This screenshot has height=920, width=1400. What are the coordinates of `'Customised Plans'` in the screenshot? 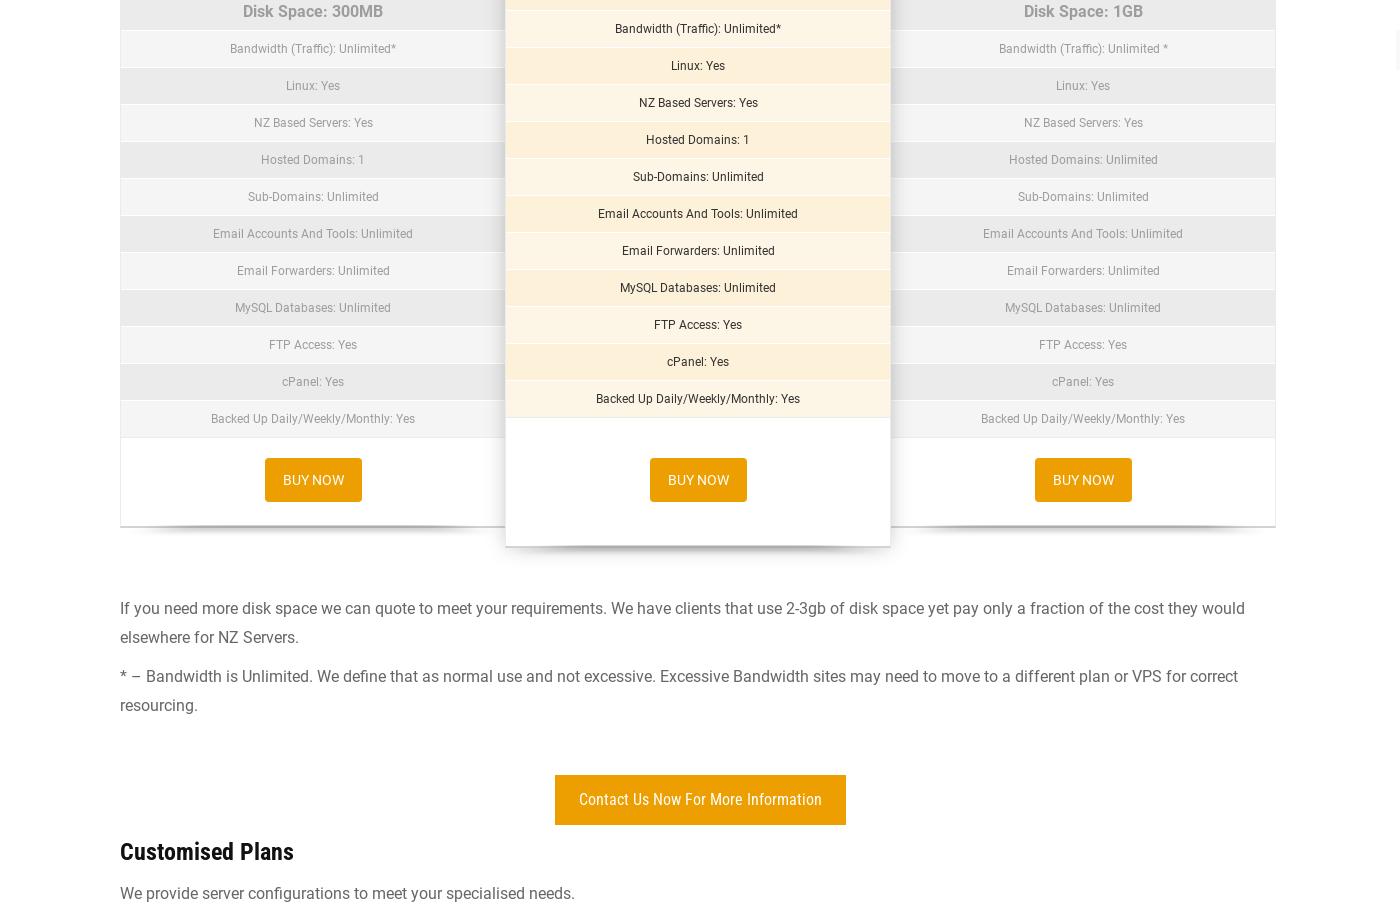 It's located at (207, 851).